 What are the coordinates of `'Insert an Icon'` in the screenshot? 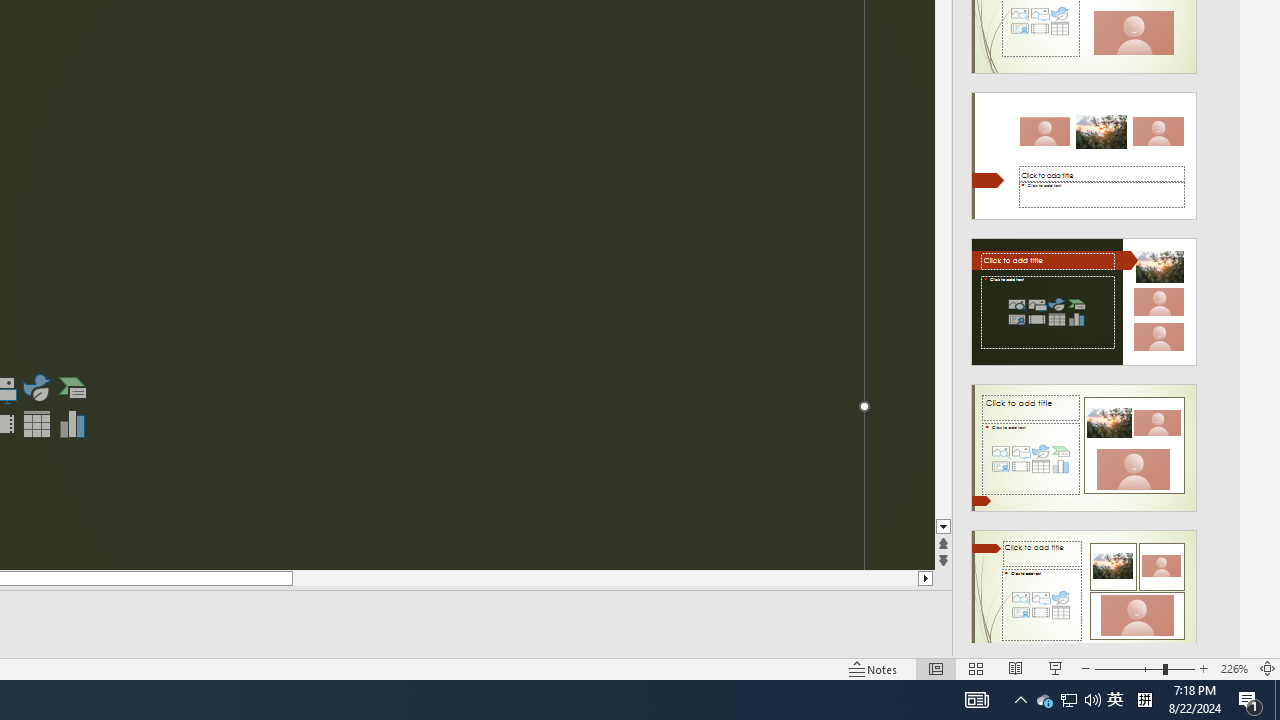 It's located at (36, 388).